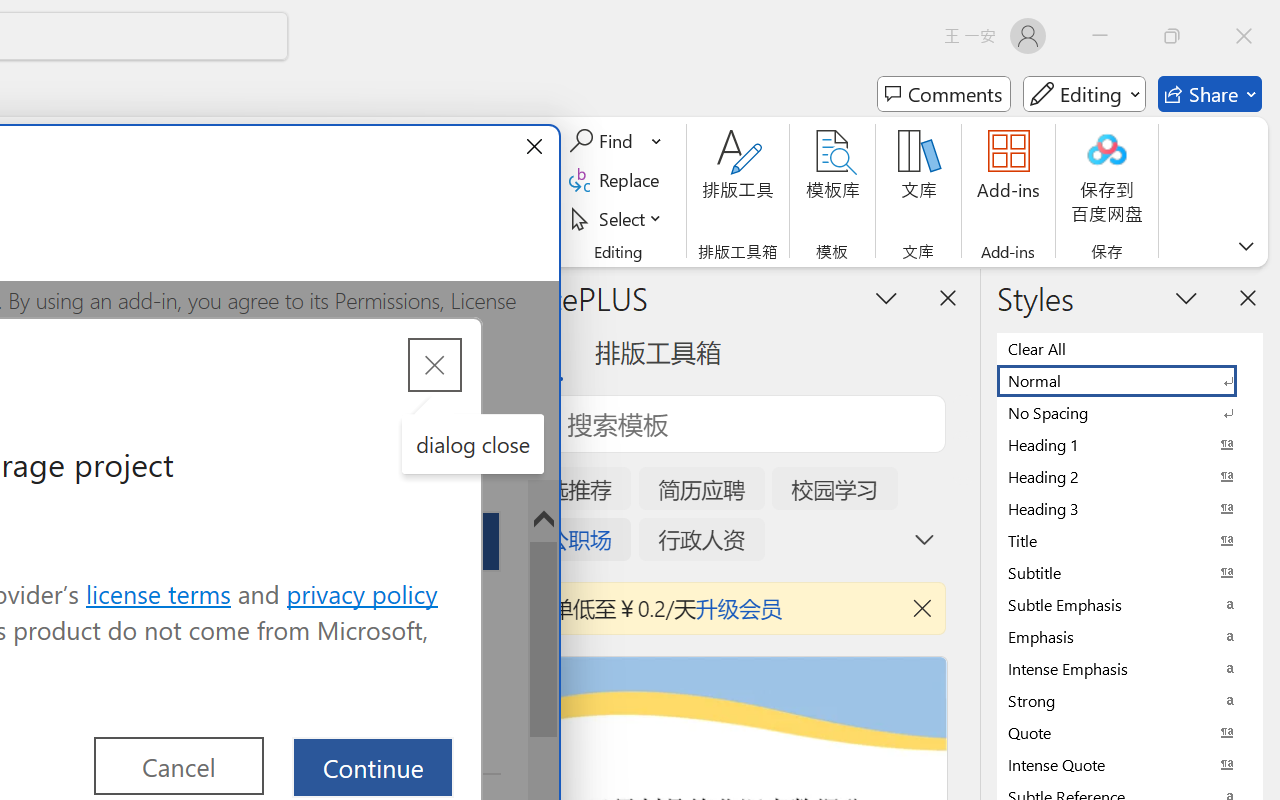 The height and width of the screenshot is (800, 1280). I want to click on 'Clear All', so click(1130, 348).